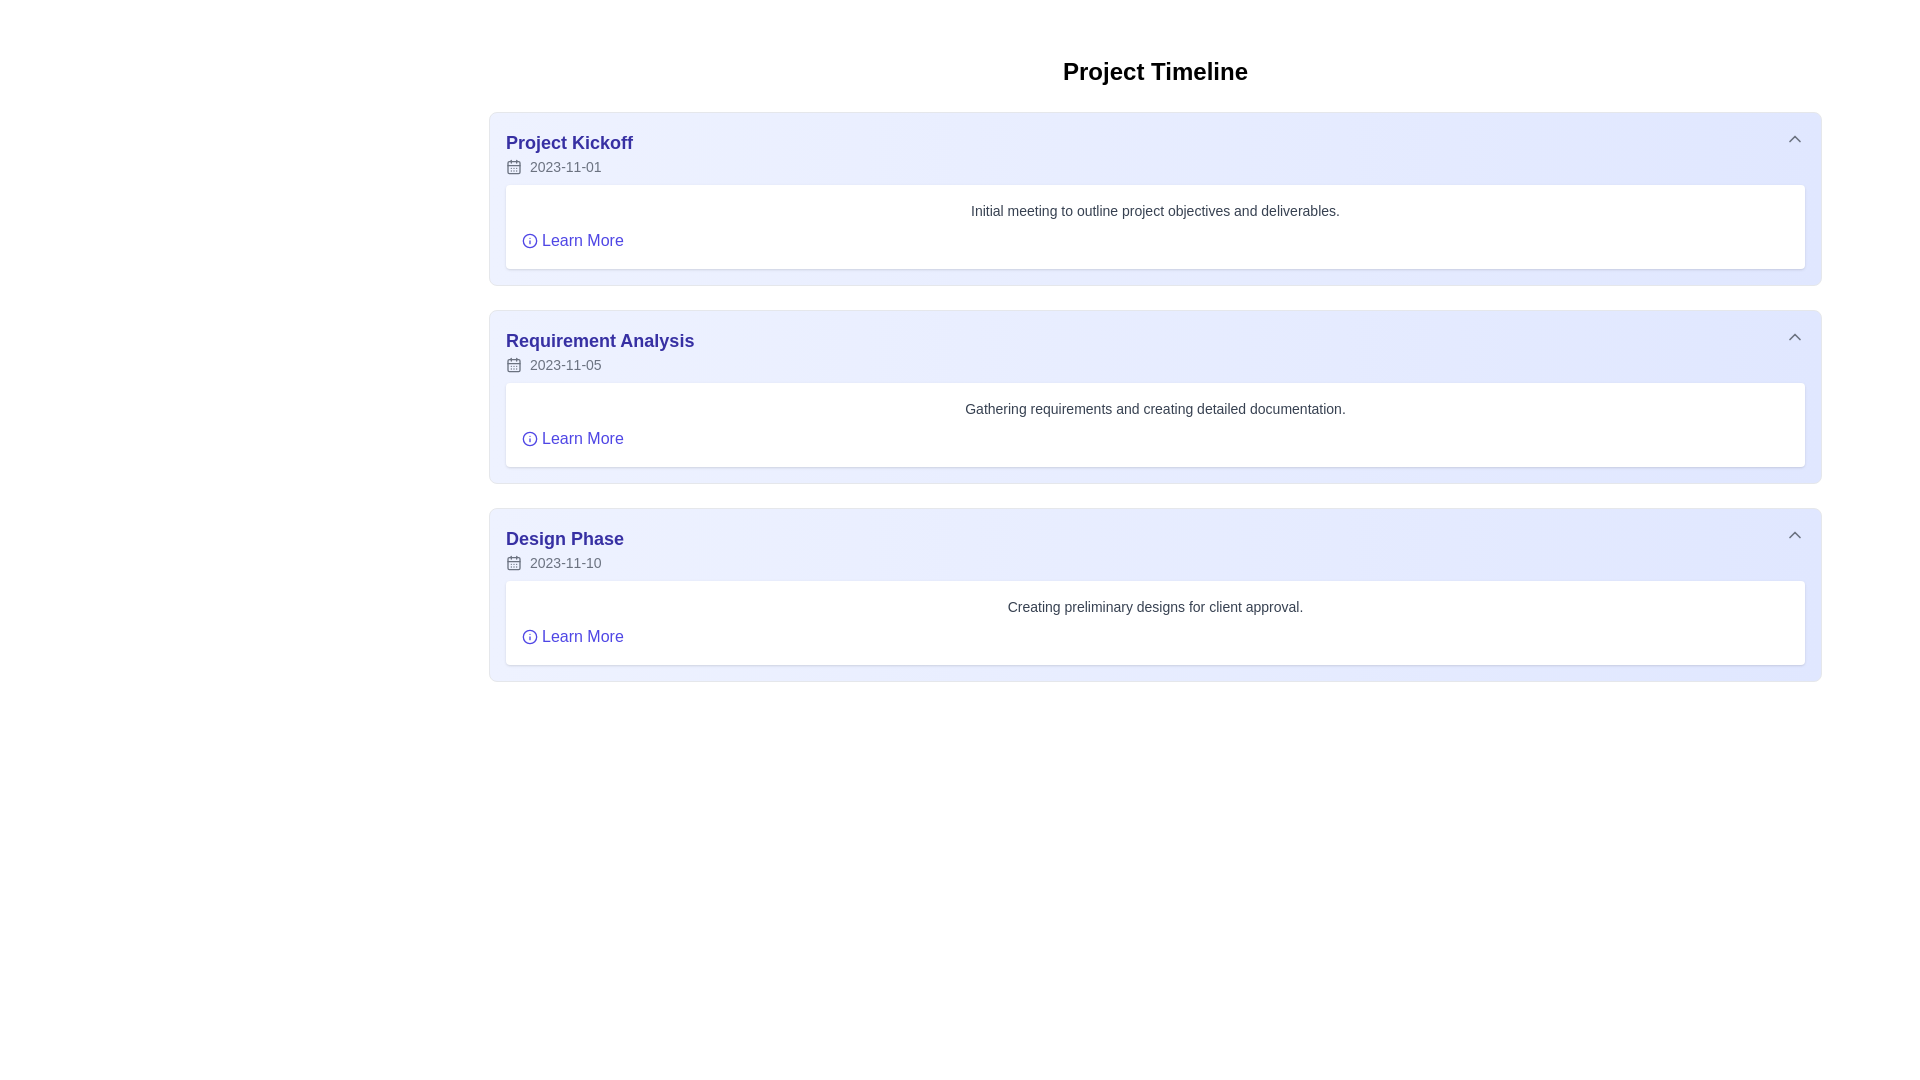  Describe the element at coordinates (1155, 605) in the screenshot. I see `the text element displaying 'Creating preliminary designs for client approval.' located in the 'Design Phase' section of the timeline interface` at that location.